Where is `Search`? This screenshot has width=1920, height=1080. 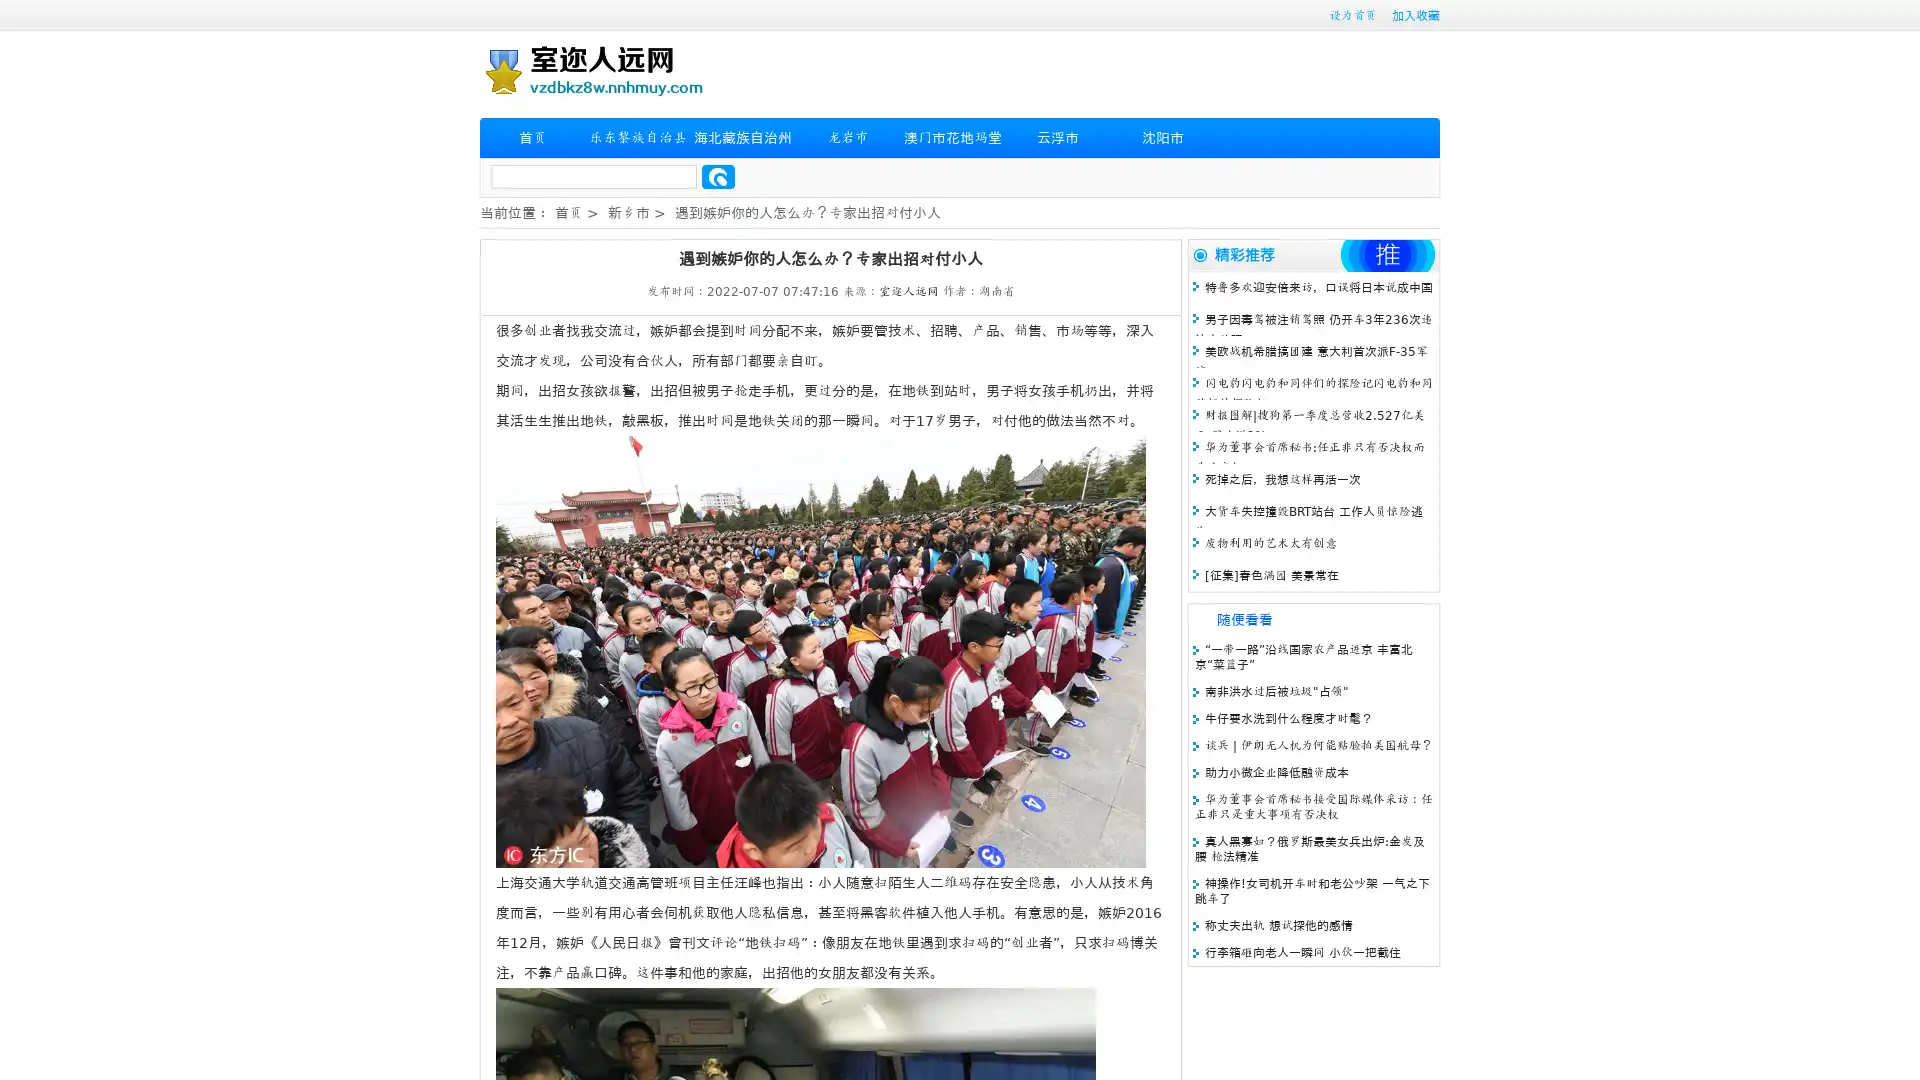
Search is located at coordinates (718, 176).